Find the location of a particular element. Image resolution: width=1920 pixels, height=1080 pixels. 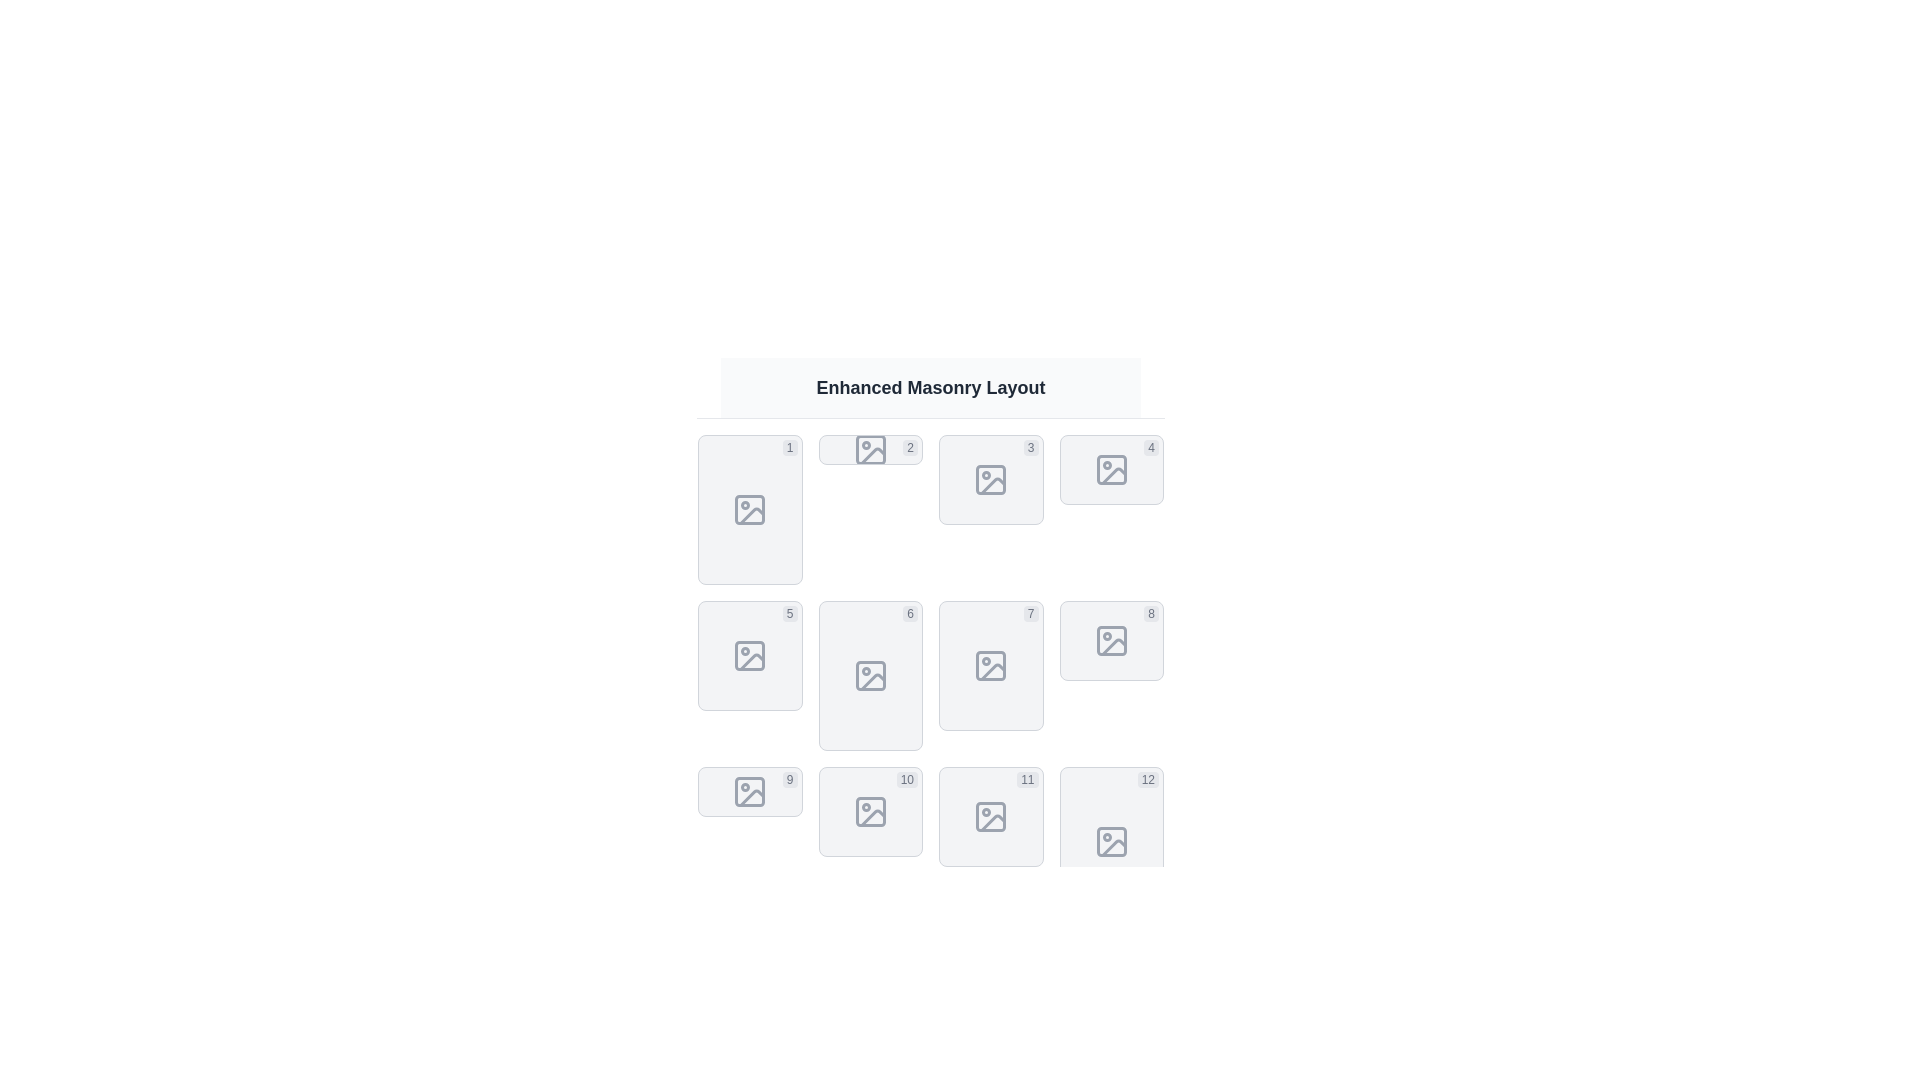

the grid item component with a light gray background and an icon resembling an image, which contains the number '4' in the top-right corner is located at coordinates (1110, 470).